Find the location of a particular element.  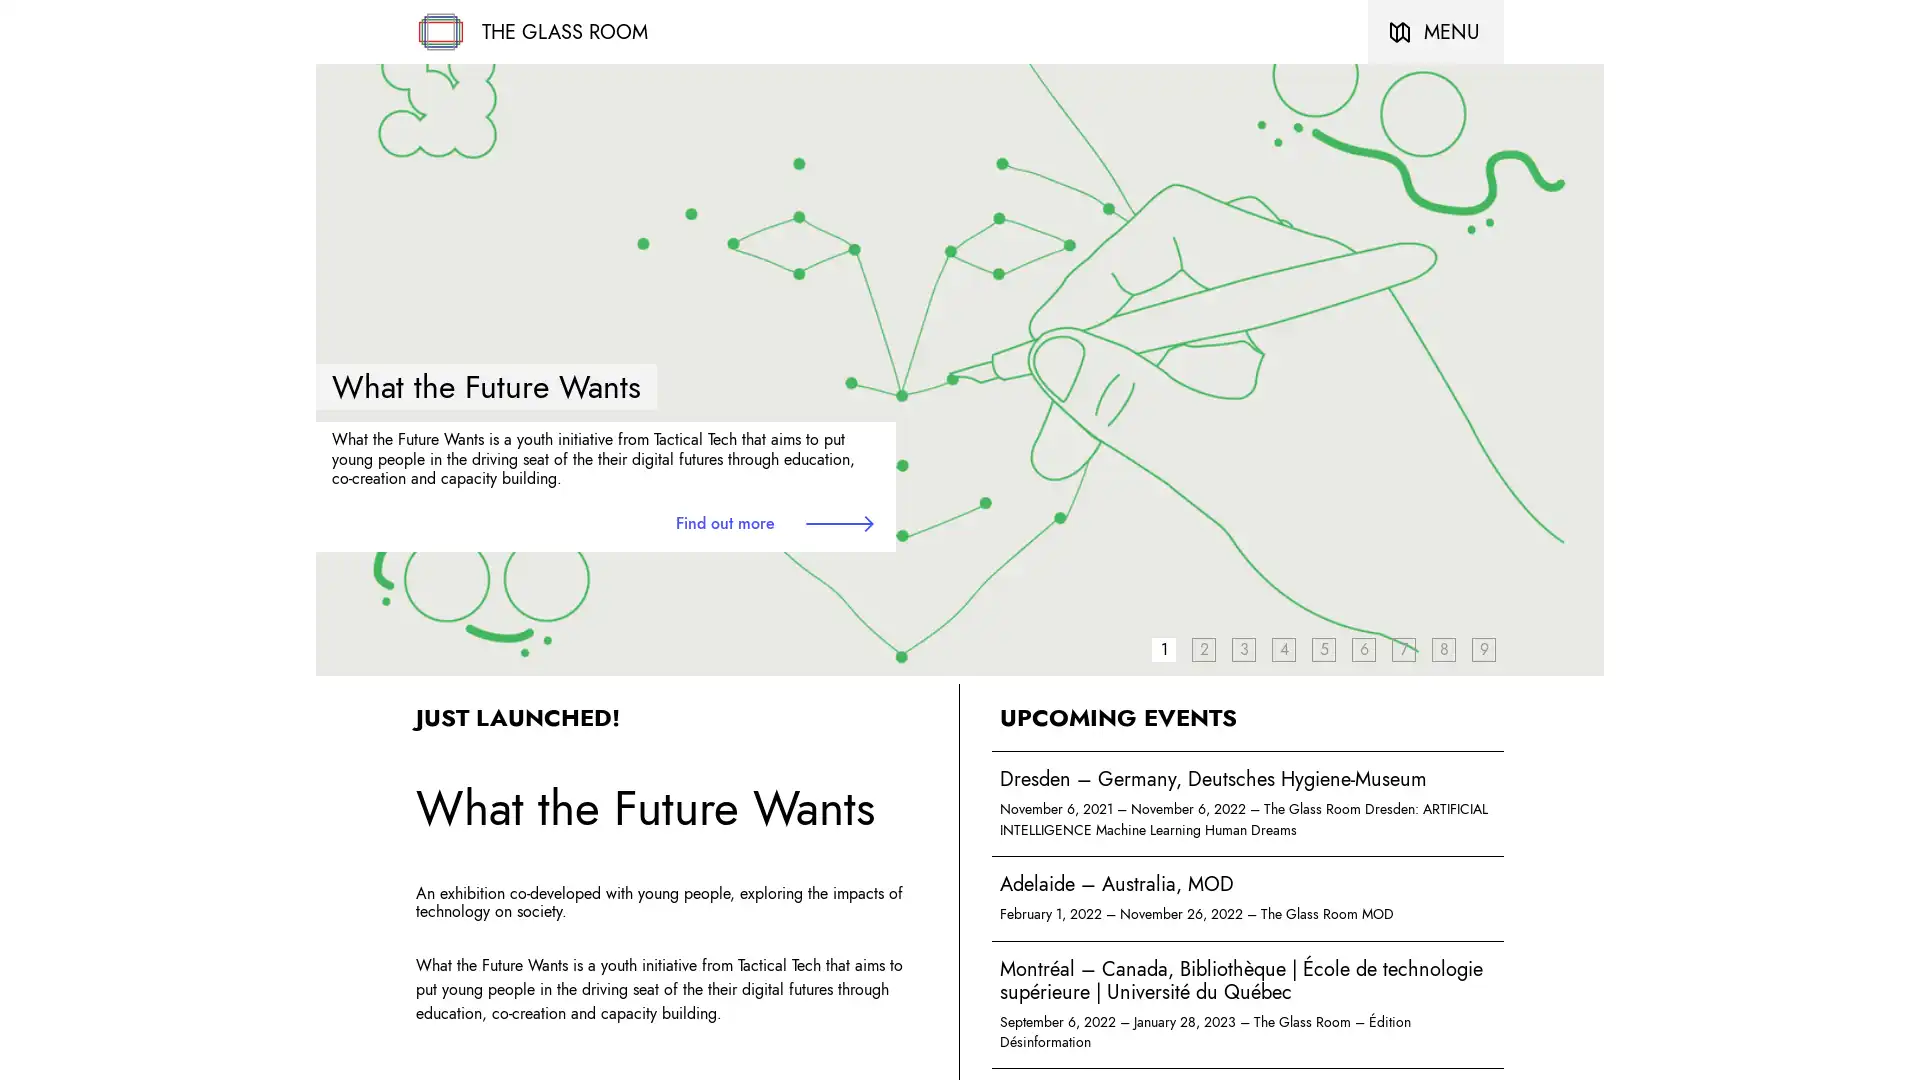

slide item 3 is located at coordinates (1242, 648).